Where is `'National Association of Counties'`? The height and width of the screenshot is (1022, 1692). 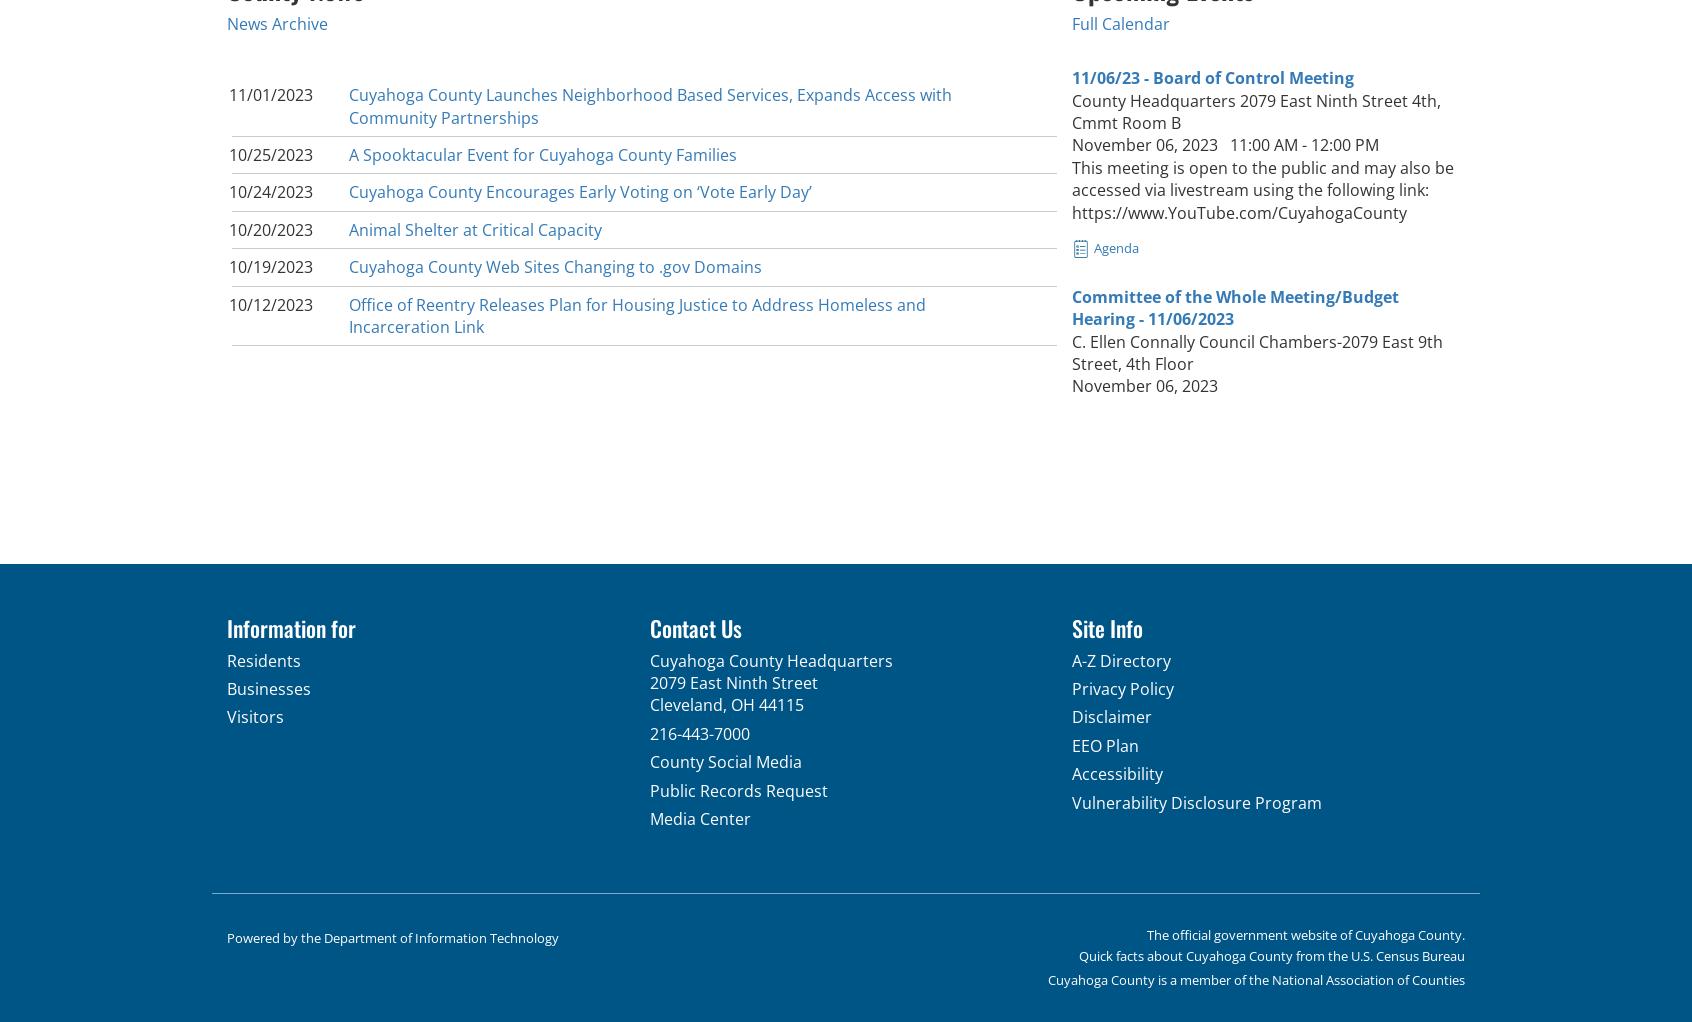 'National Association of Counties' is located at coordinates (1368, 977).